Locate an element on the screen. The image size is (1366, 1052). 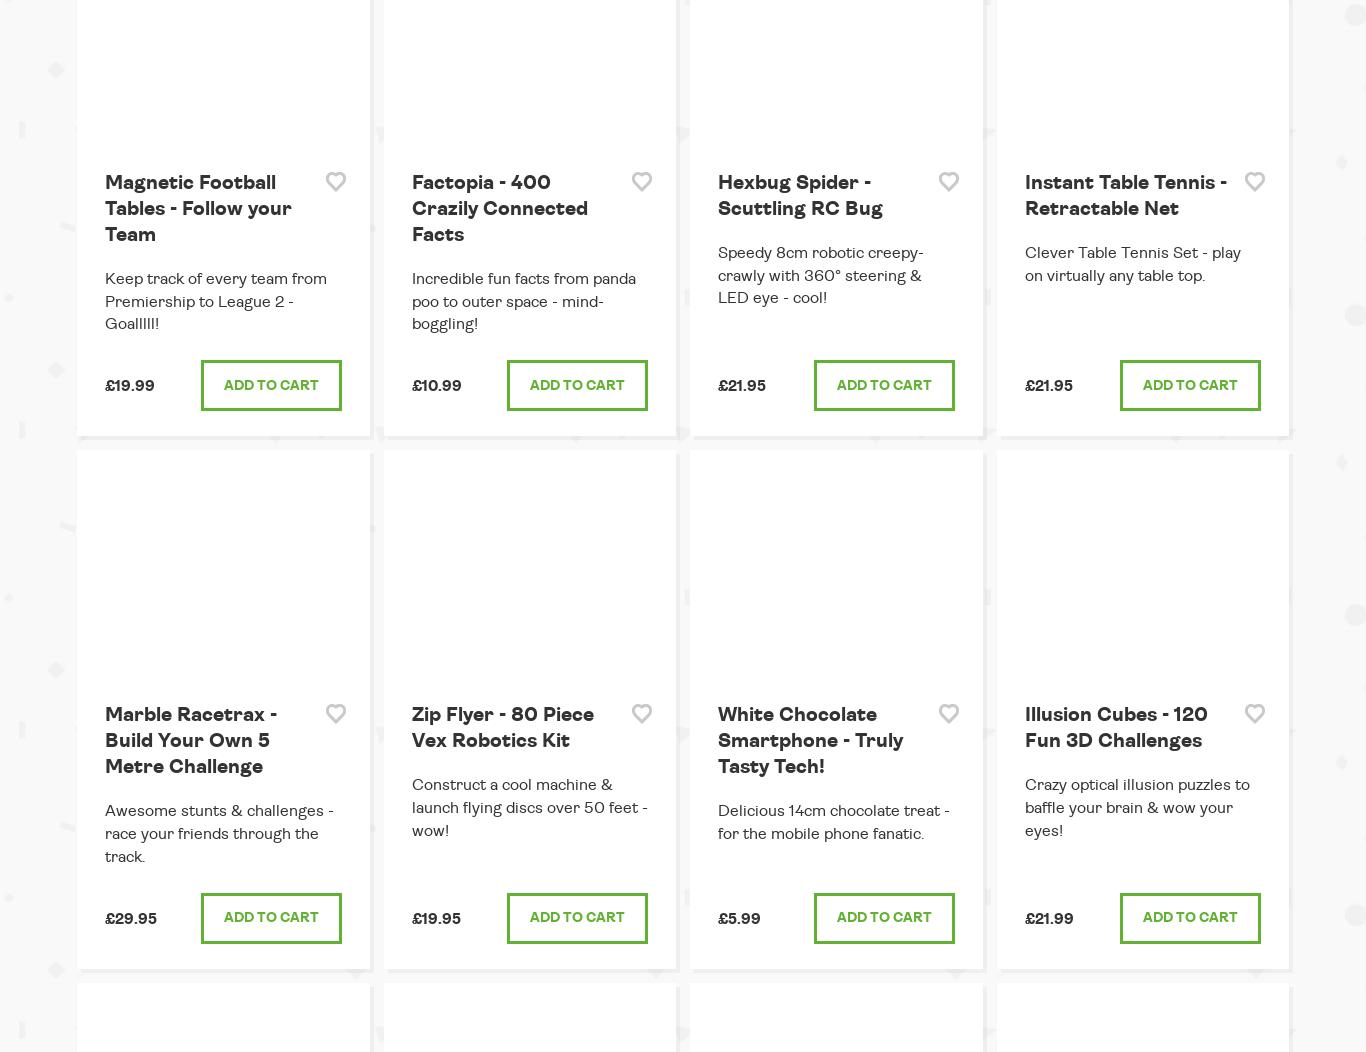
'£10.99' is located at coordinates (435, 386).